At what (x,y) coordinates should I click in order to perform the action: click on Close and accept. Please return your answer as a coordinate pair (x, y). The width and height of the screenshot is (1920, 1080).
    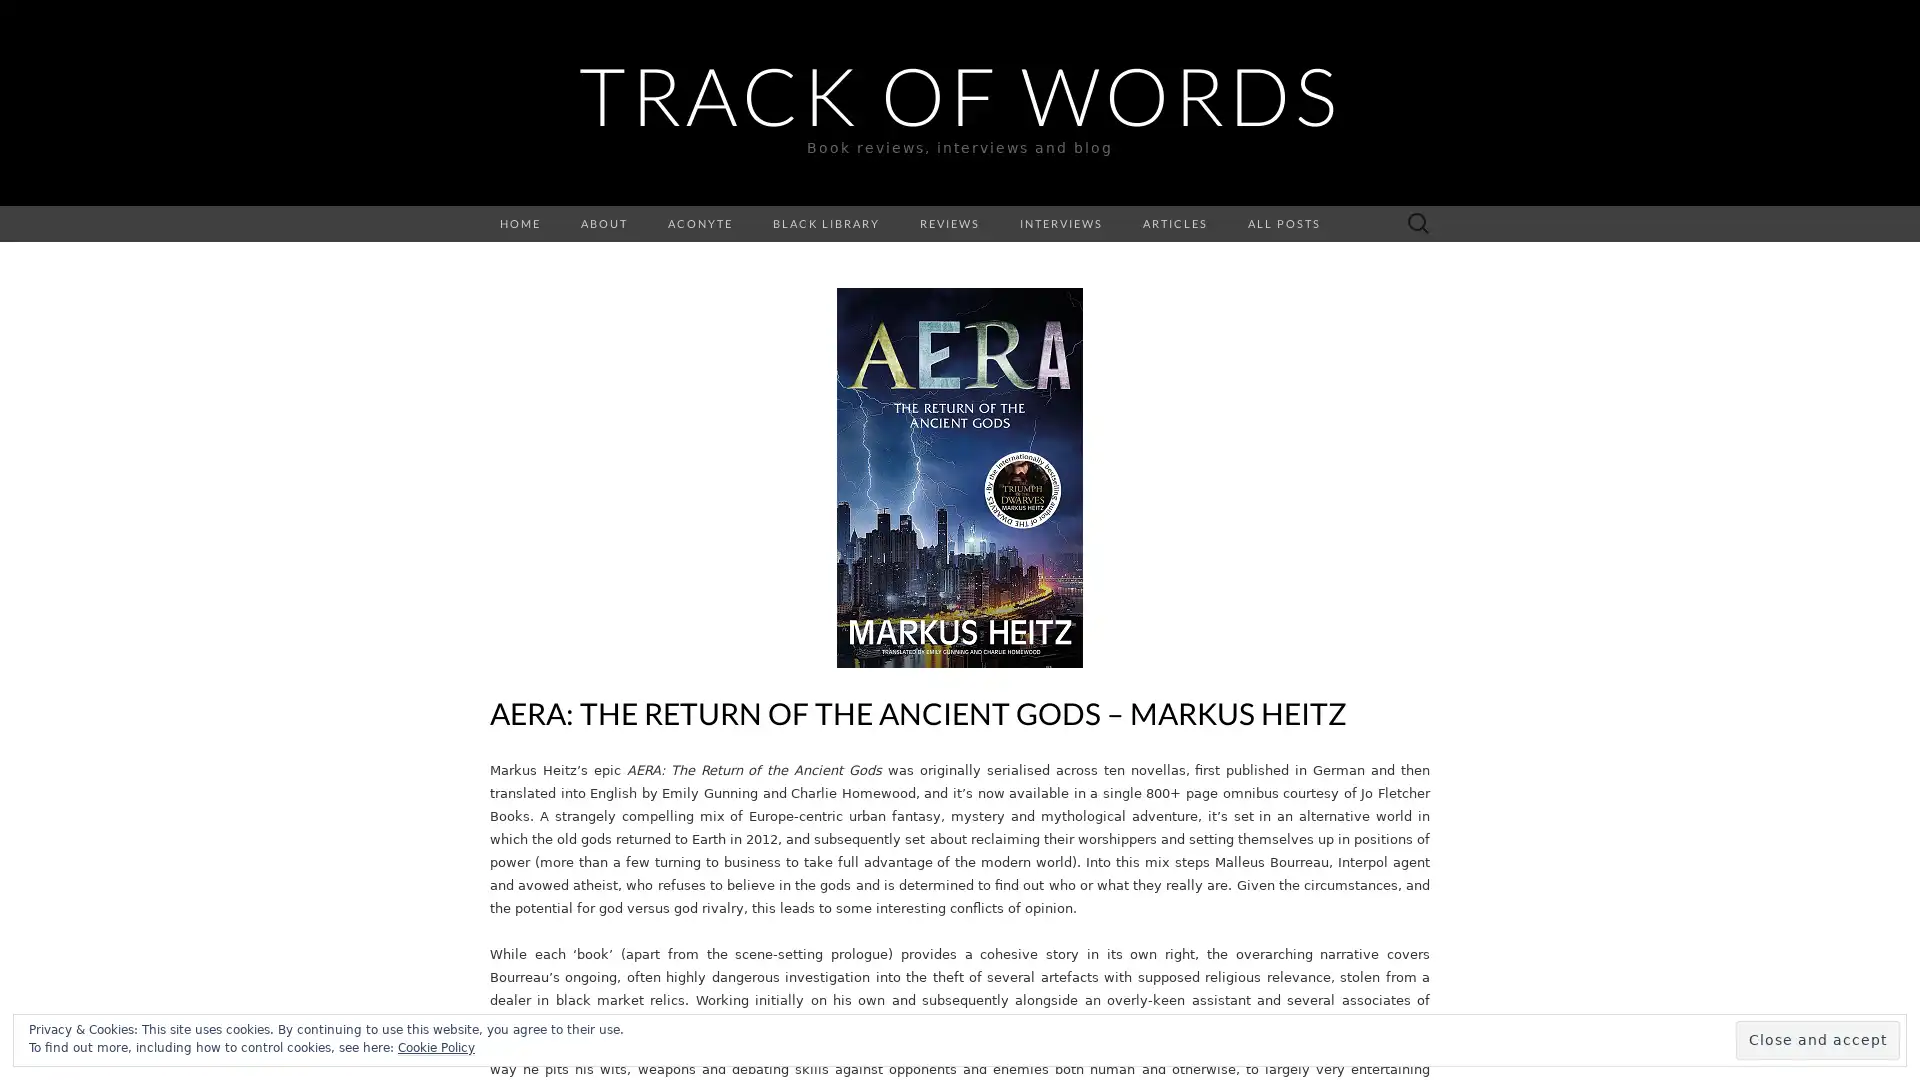
    Looking at the image, I should click on (1818, 1039).